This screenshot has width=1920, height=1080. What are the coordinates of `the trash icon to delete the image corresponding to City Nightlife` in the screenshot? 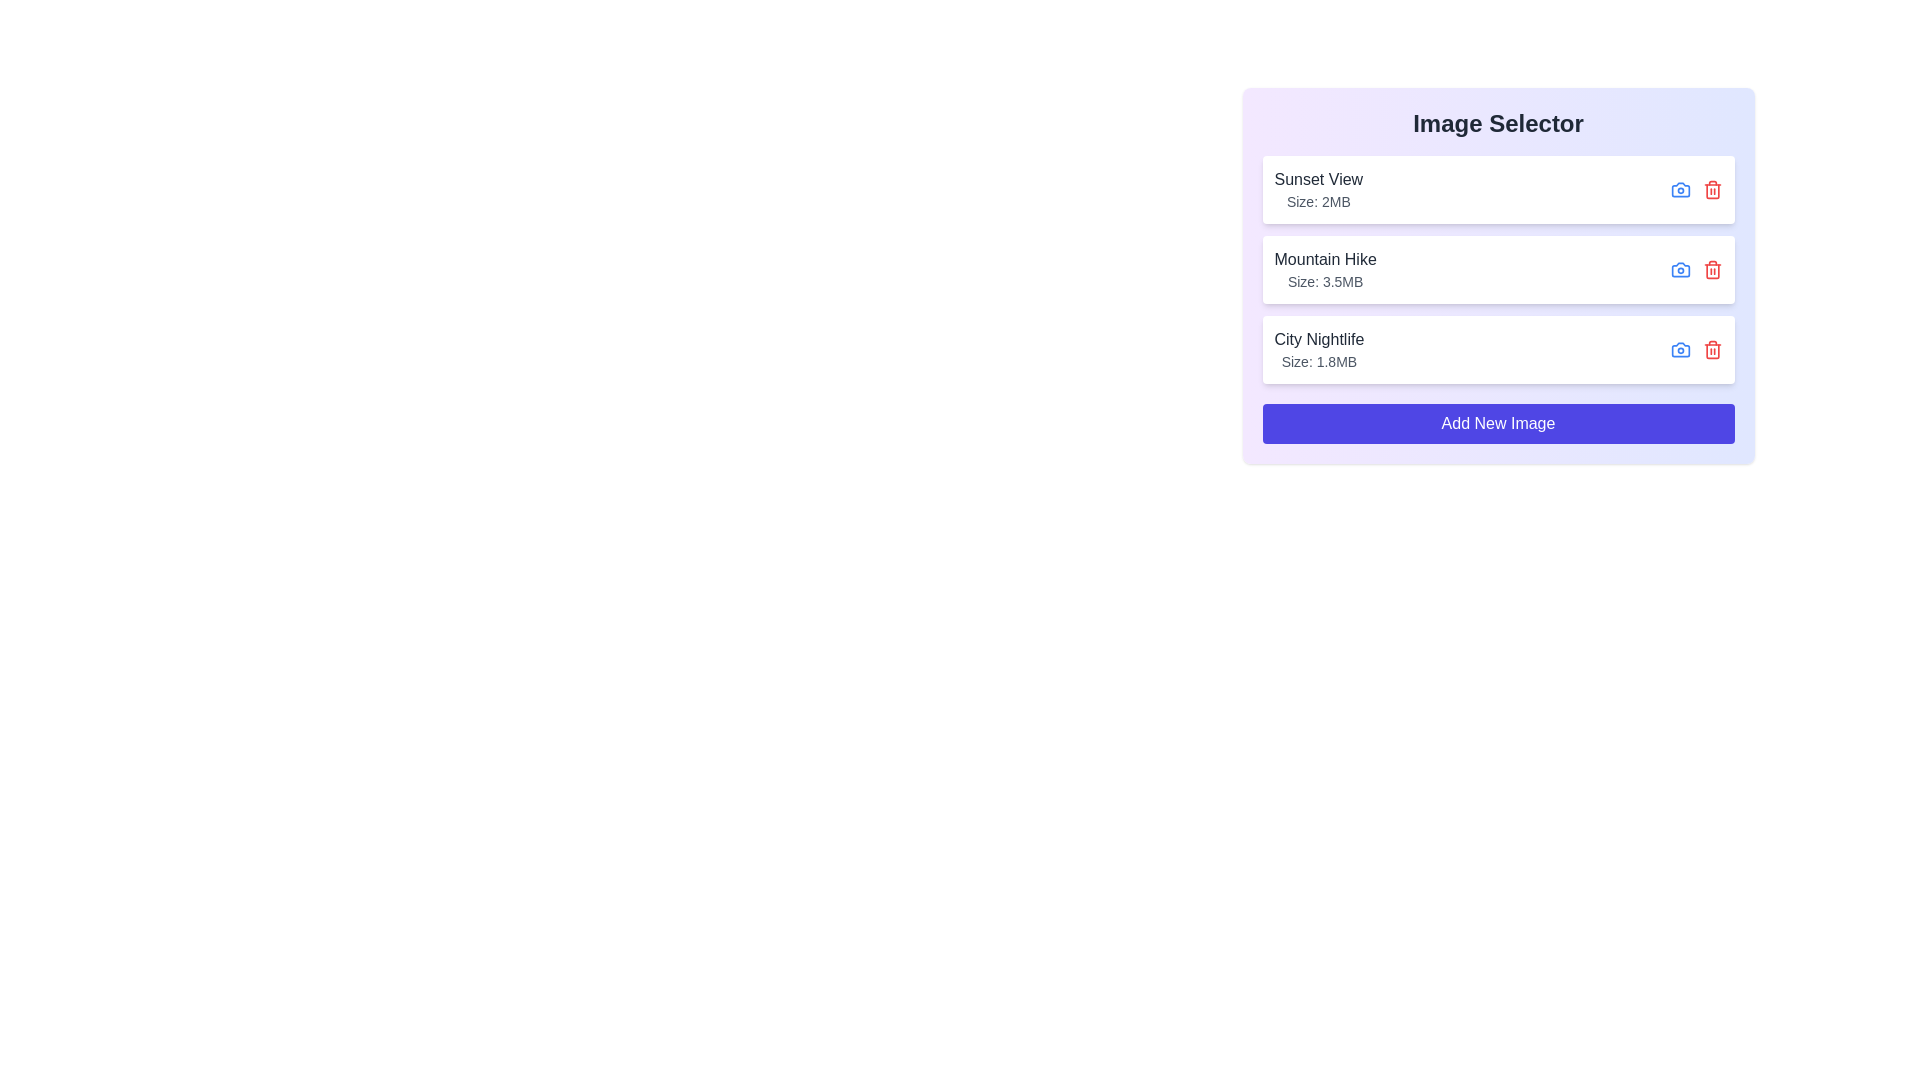 It's located at (1711, 349).